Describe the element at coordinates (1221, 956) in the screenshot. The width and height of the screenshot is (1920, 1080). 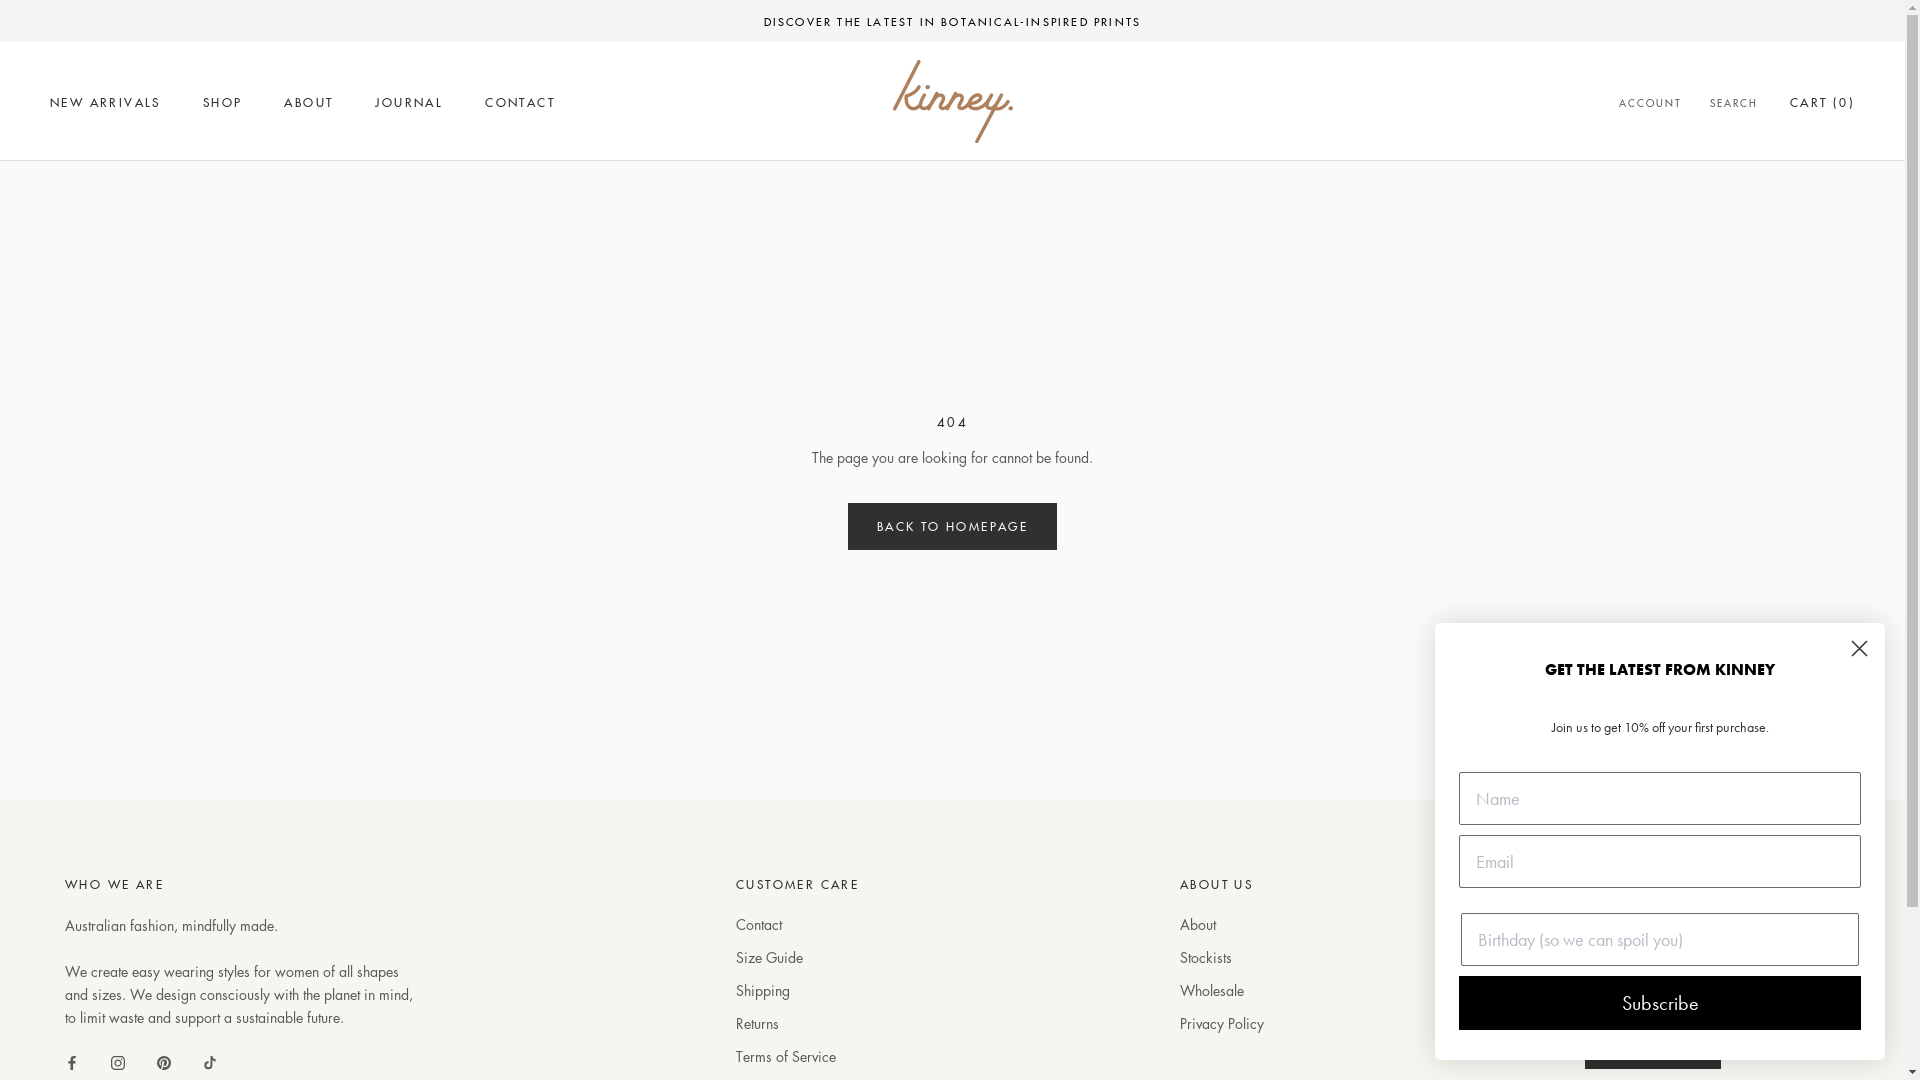
I see `'Stockists'` at that location.